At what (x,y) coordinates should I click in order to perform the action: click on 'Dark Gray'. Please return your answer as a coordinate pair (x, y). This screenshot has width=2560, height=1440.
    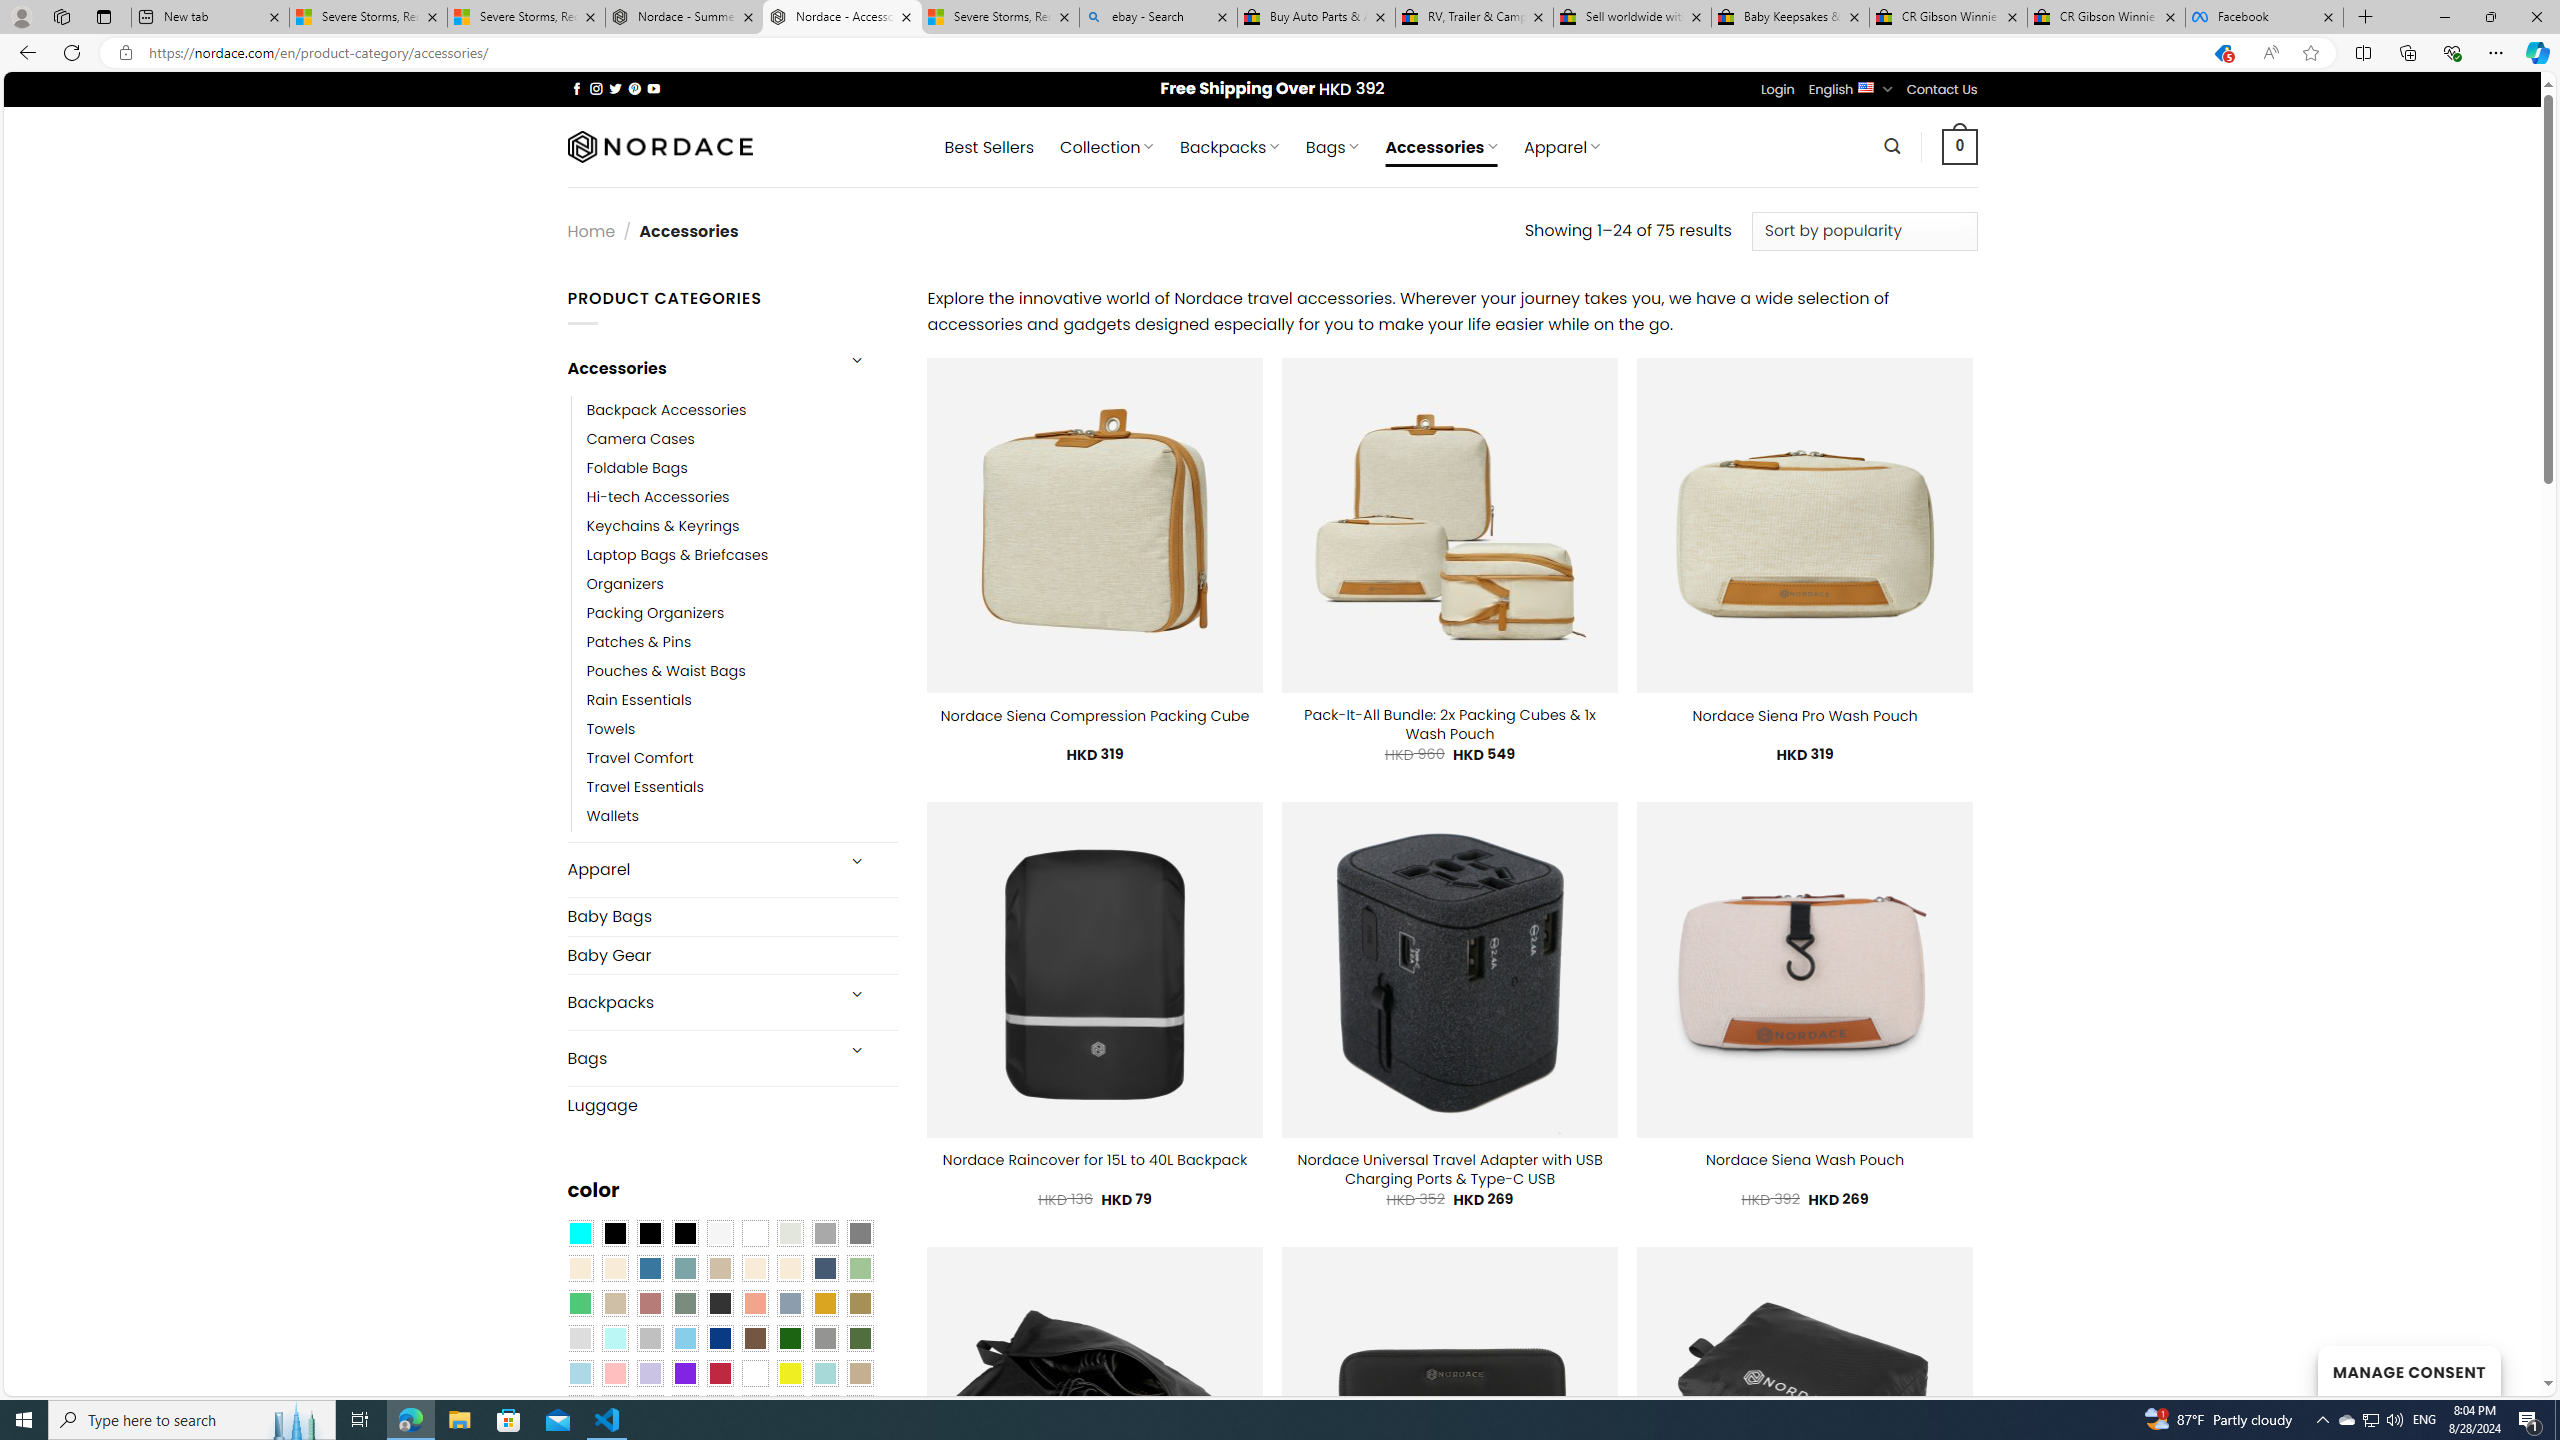
    Looking at the image, I should click on (823, 1233).